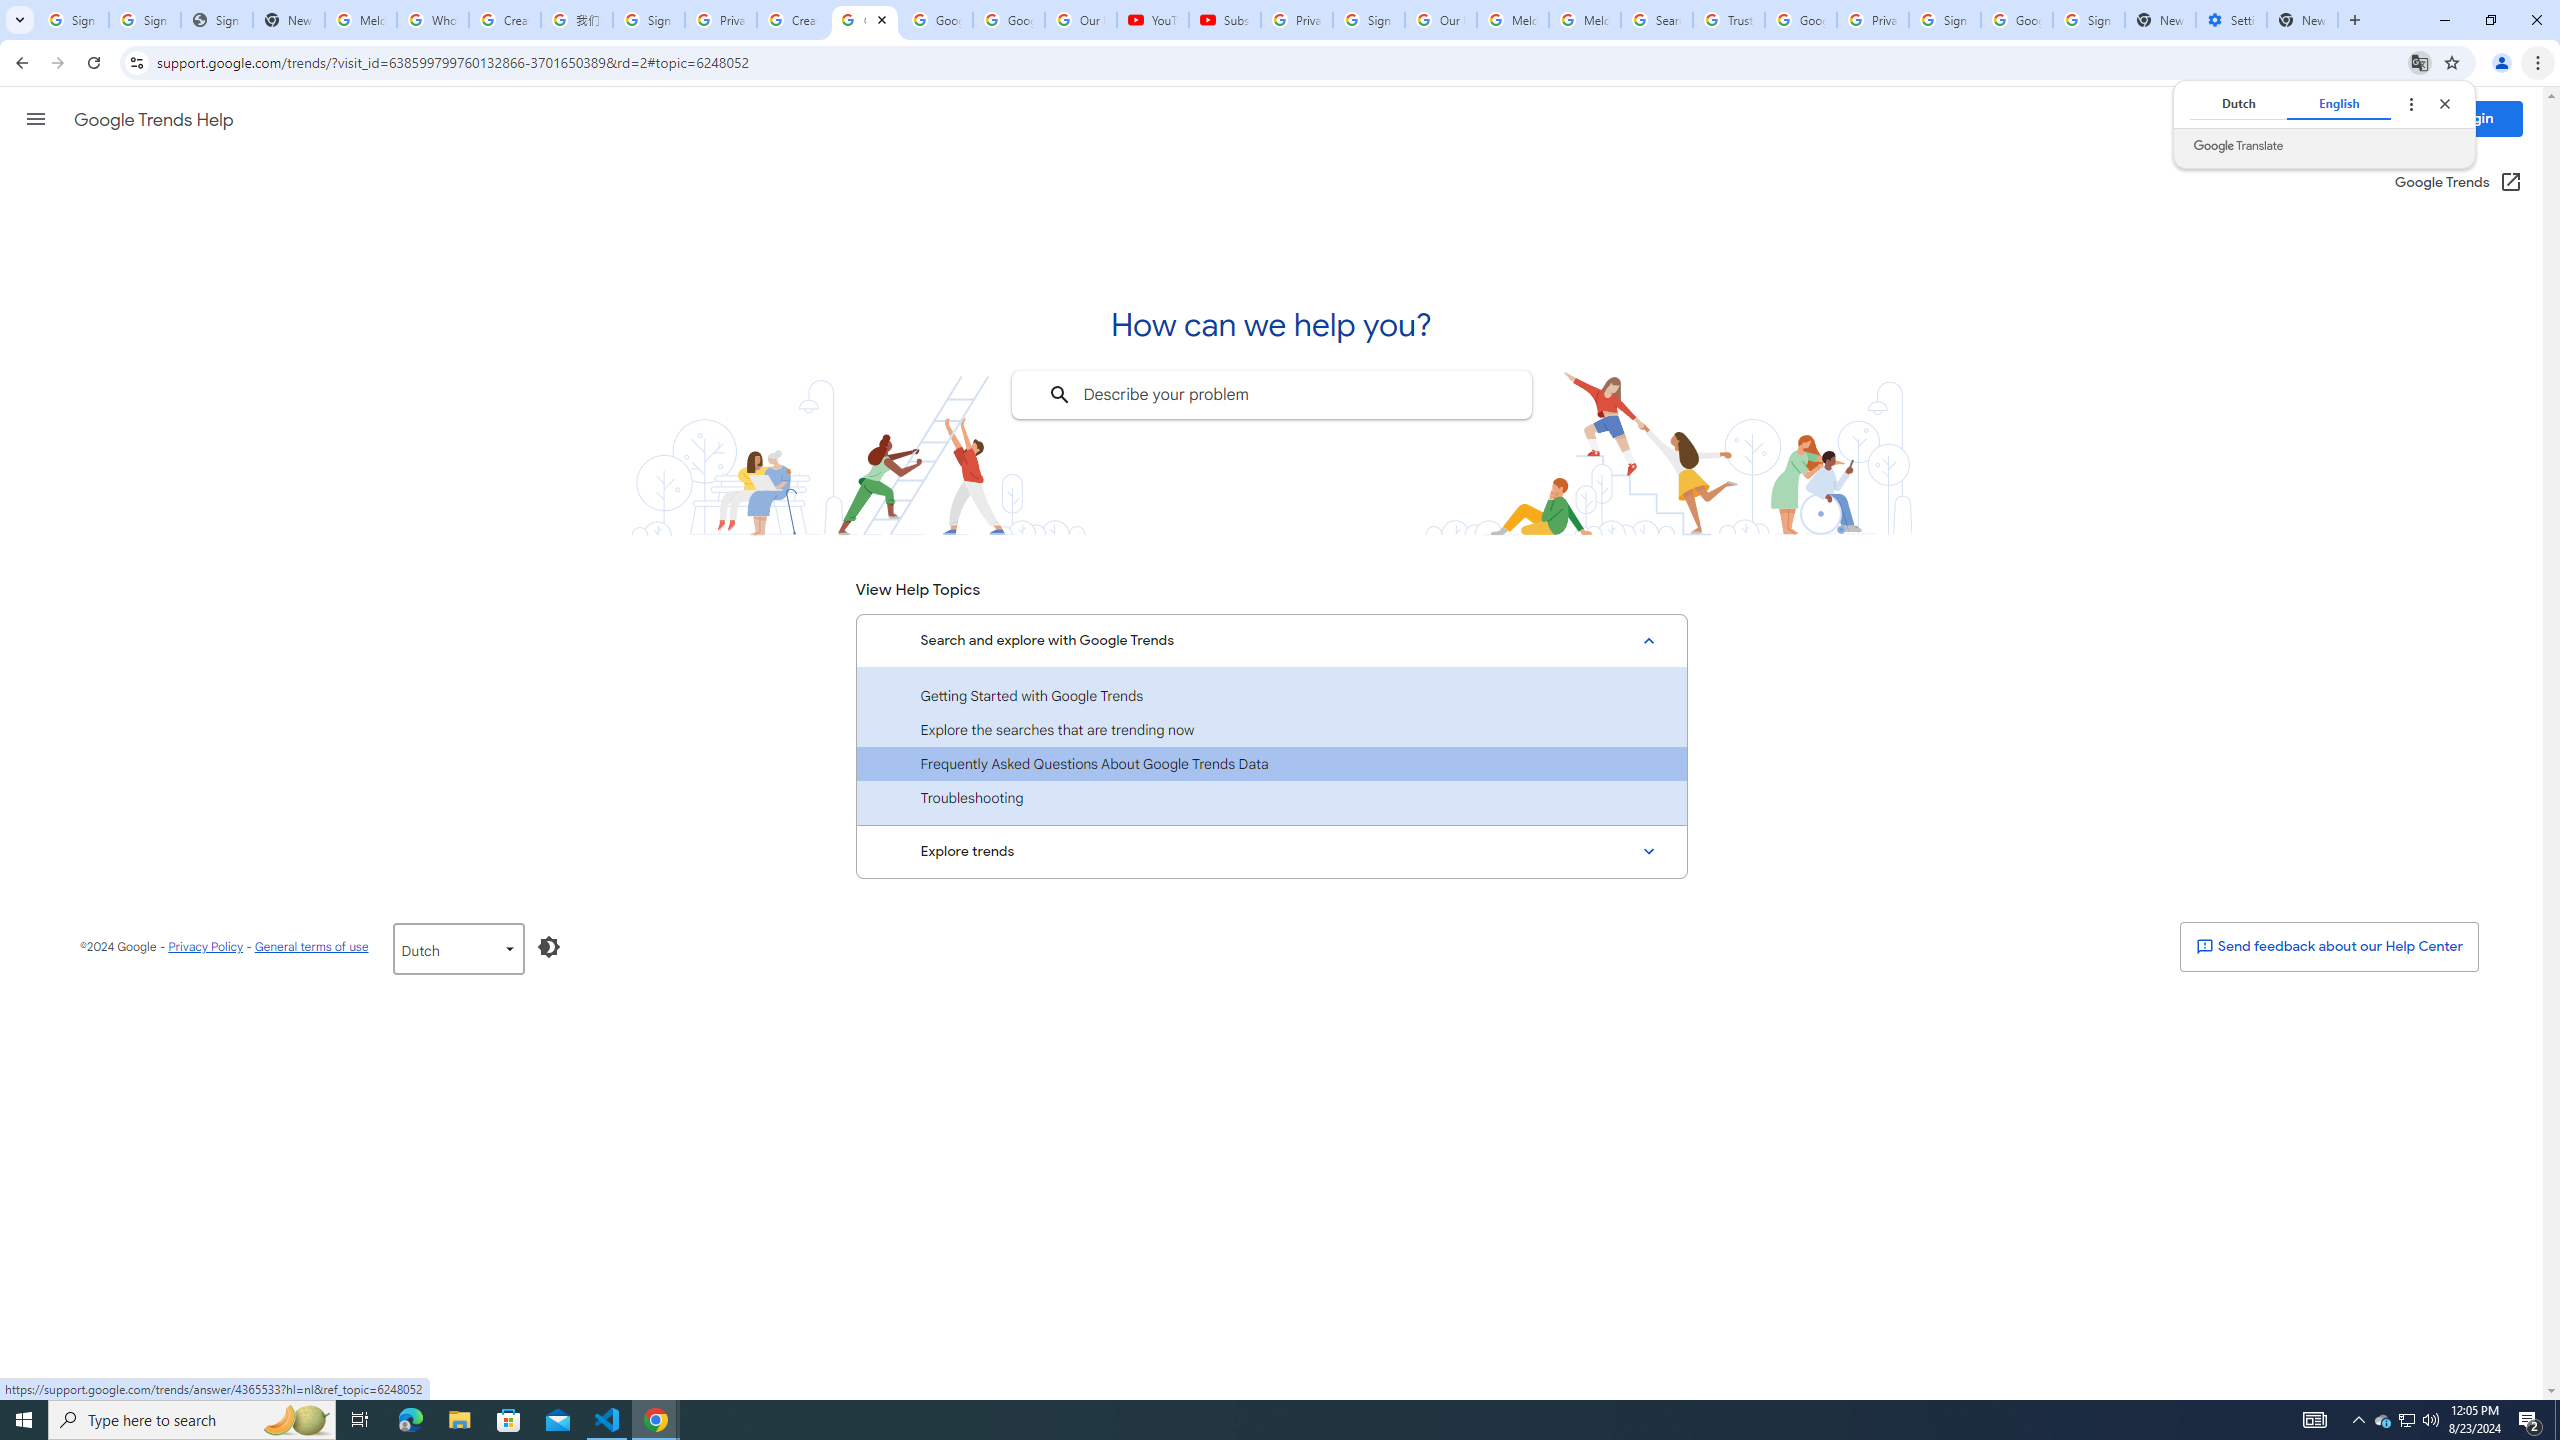  What do you see at coordinates (2474, 118) in the screenshot?
I see `'Login'` at bounding box center [2474, 118].